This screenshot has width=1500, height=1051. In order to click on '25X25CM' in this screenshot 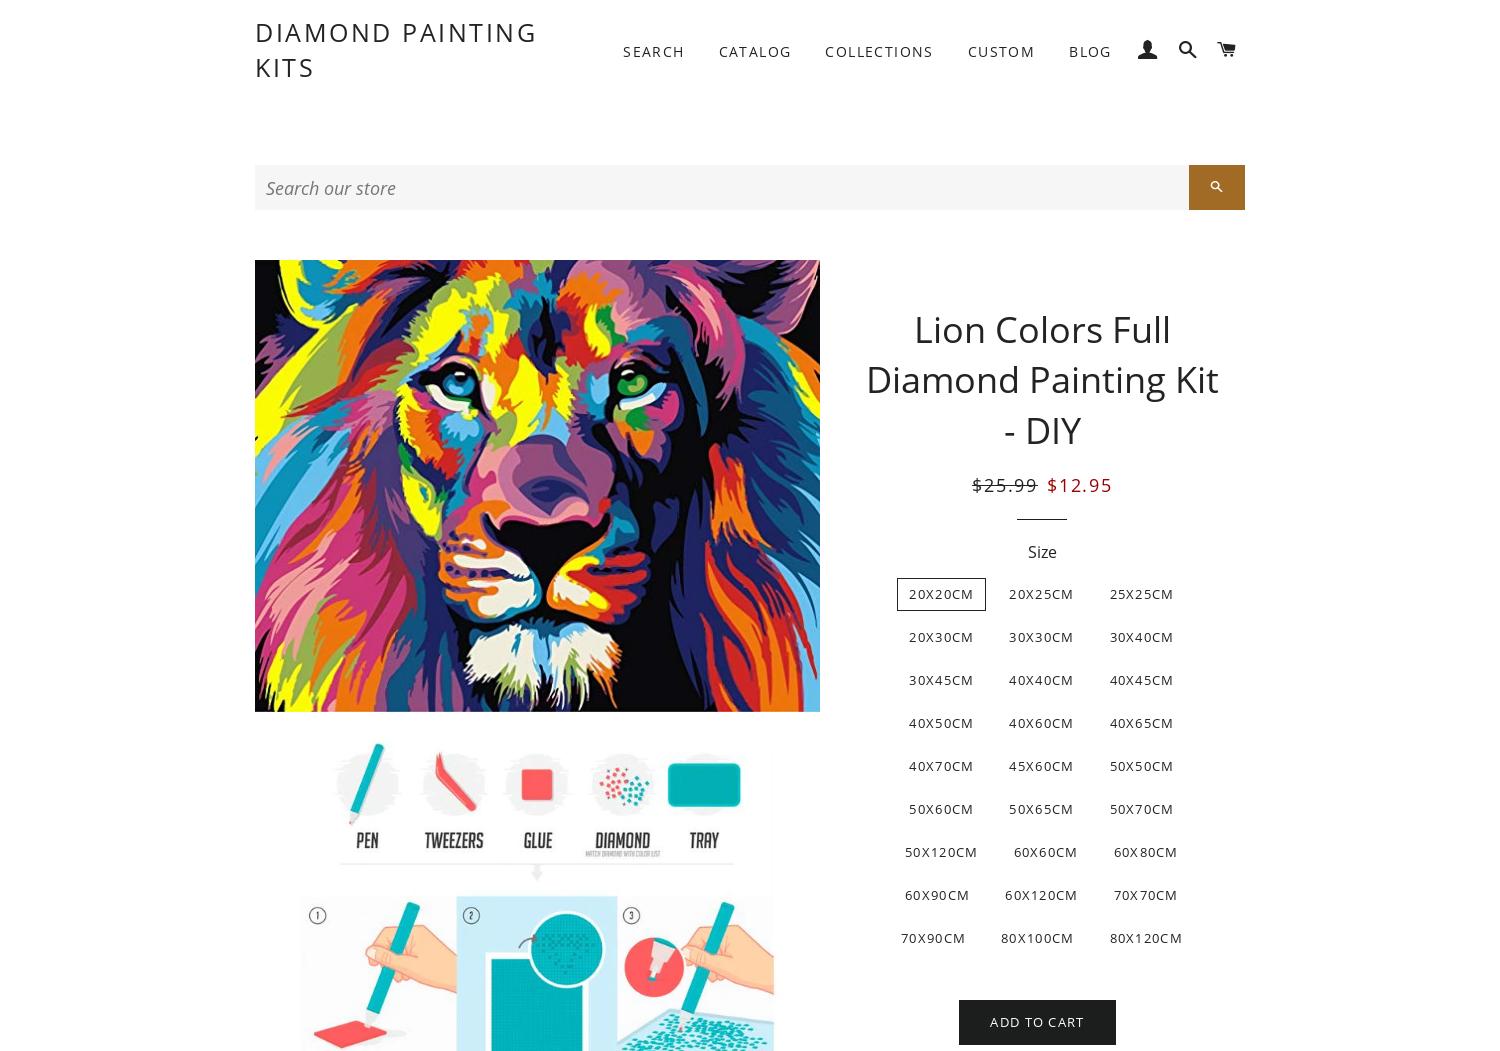, I will do `click(1141, 594)`.